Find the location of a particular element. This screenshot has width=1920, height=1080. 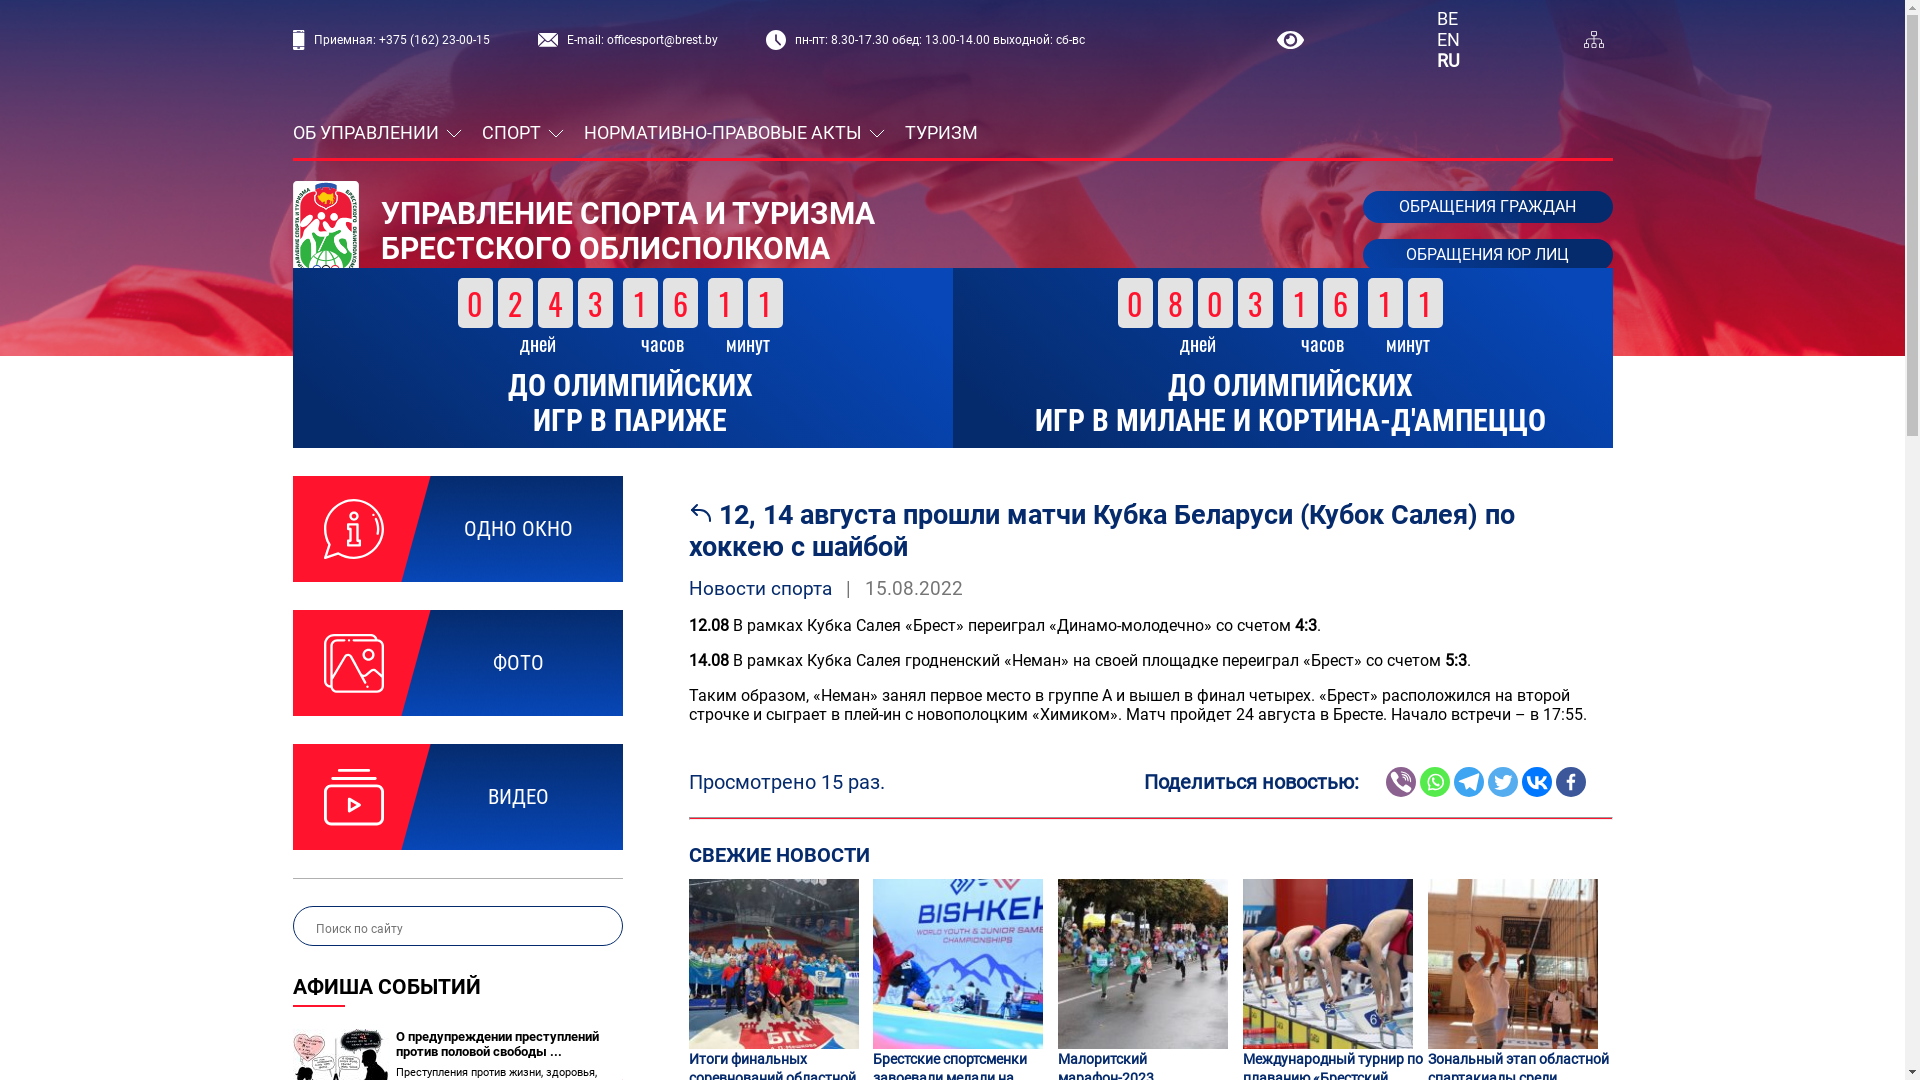

'Vkontakte' is located at coordinates (1535, 781).